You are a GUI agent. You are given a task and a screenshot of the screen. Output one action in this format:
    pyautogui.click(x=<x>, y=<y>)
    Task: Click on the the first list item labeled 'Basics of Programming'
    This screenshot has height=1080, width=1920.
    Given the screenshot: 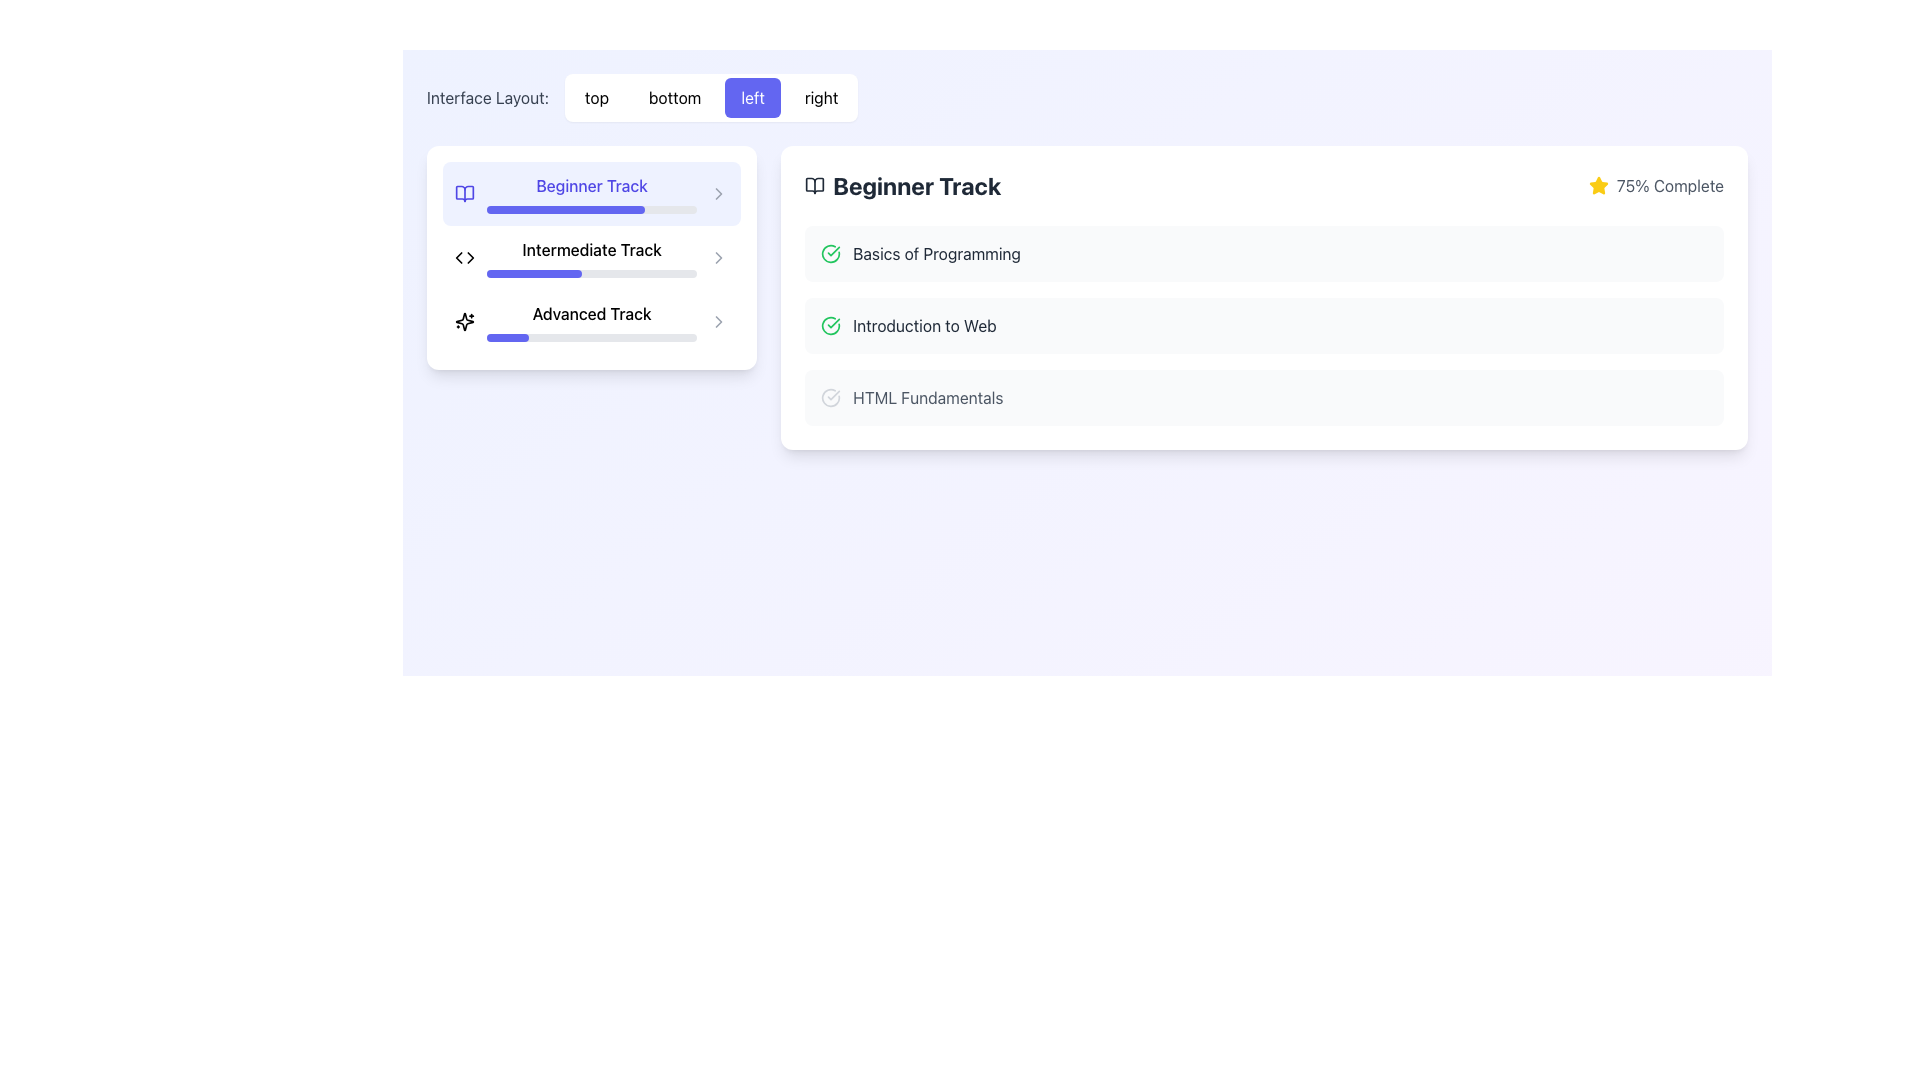 What is the action you would take?
    pyautogui.click(x=1263, y=253)
    